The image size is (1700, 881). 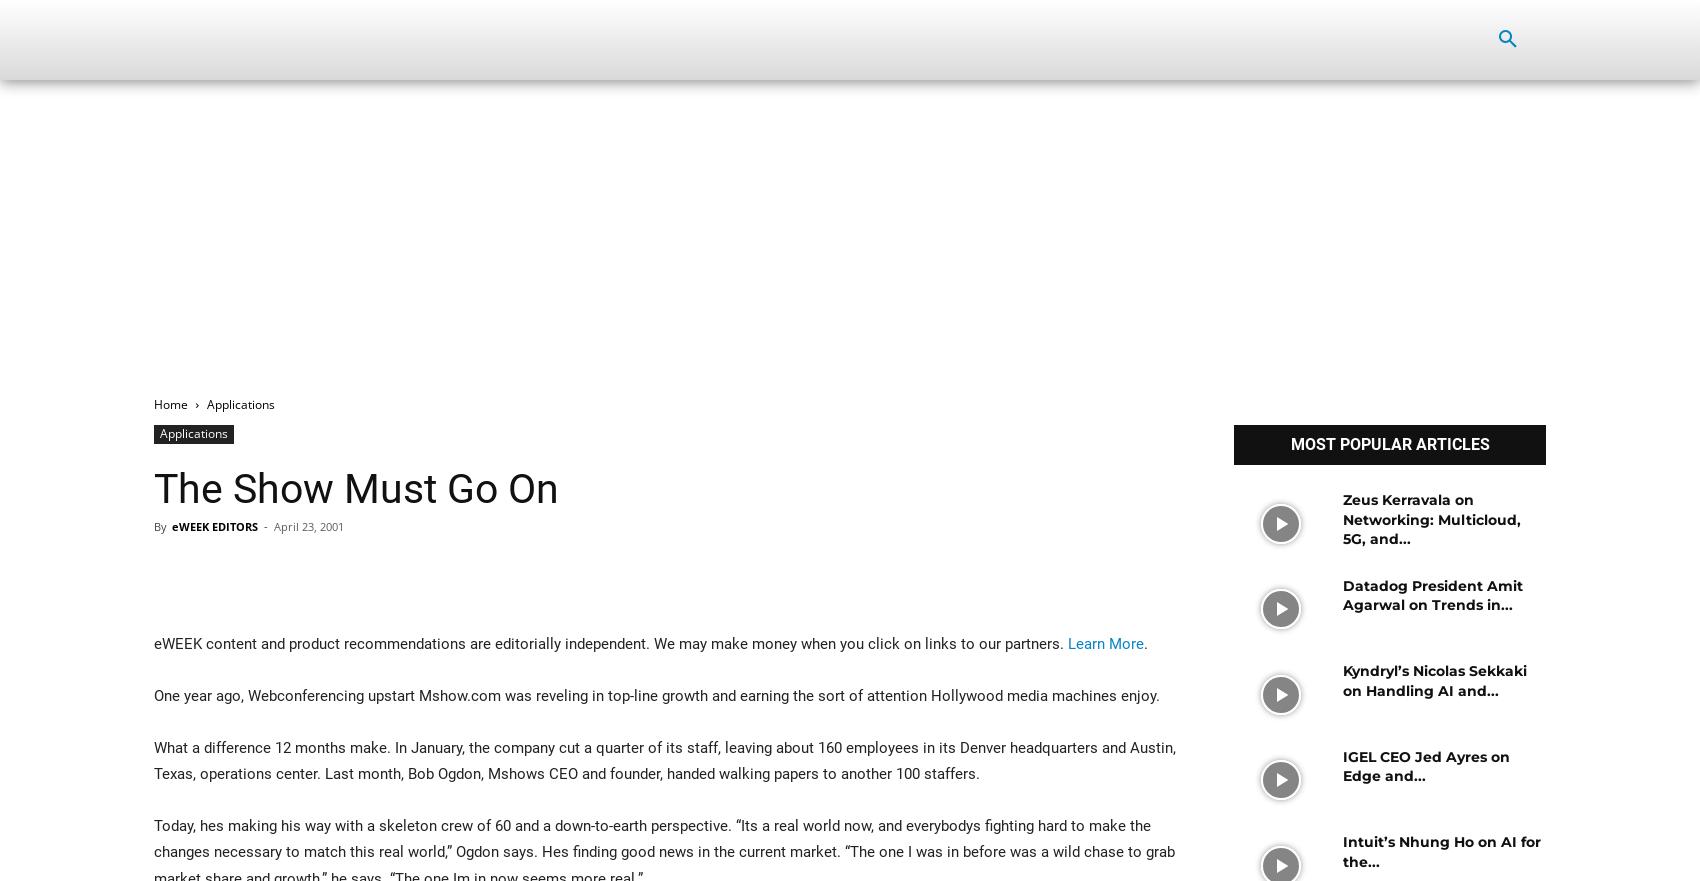 I want to click on 'Share', so click(x=219, y=573).